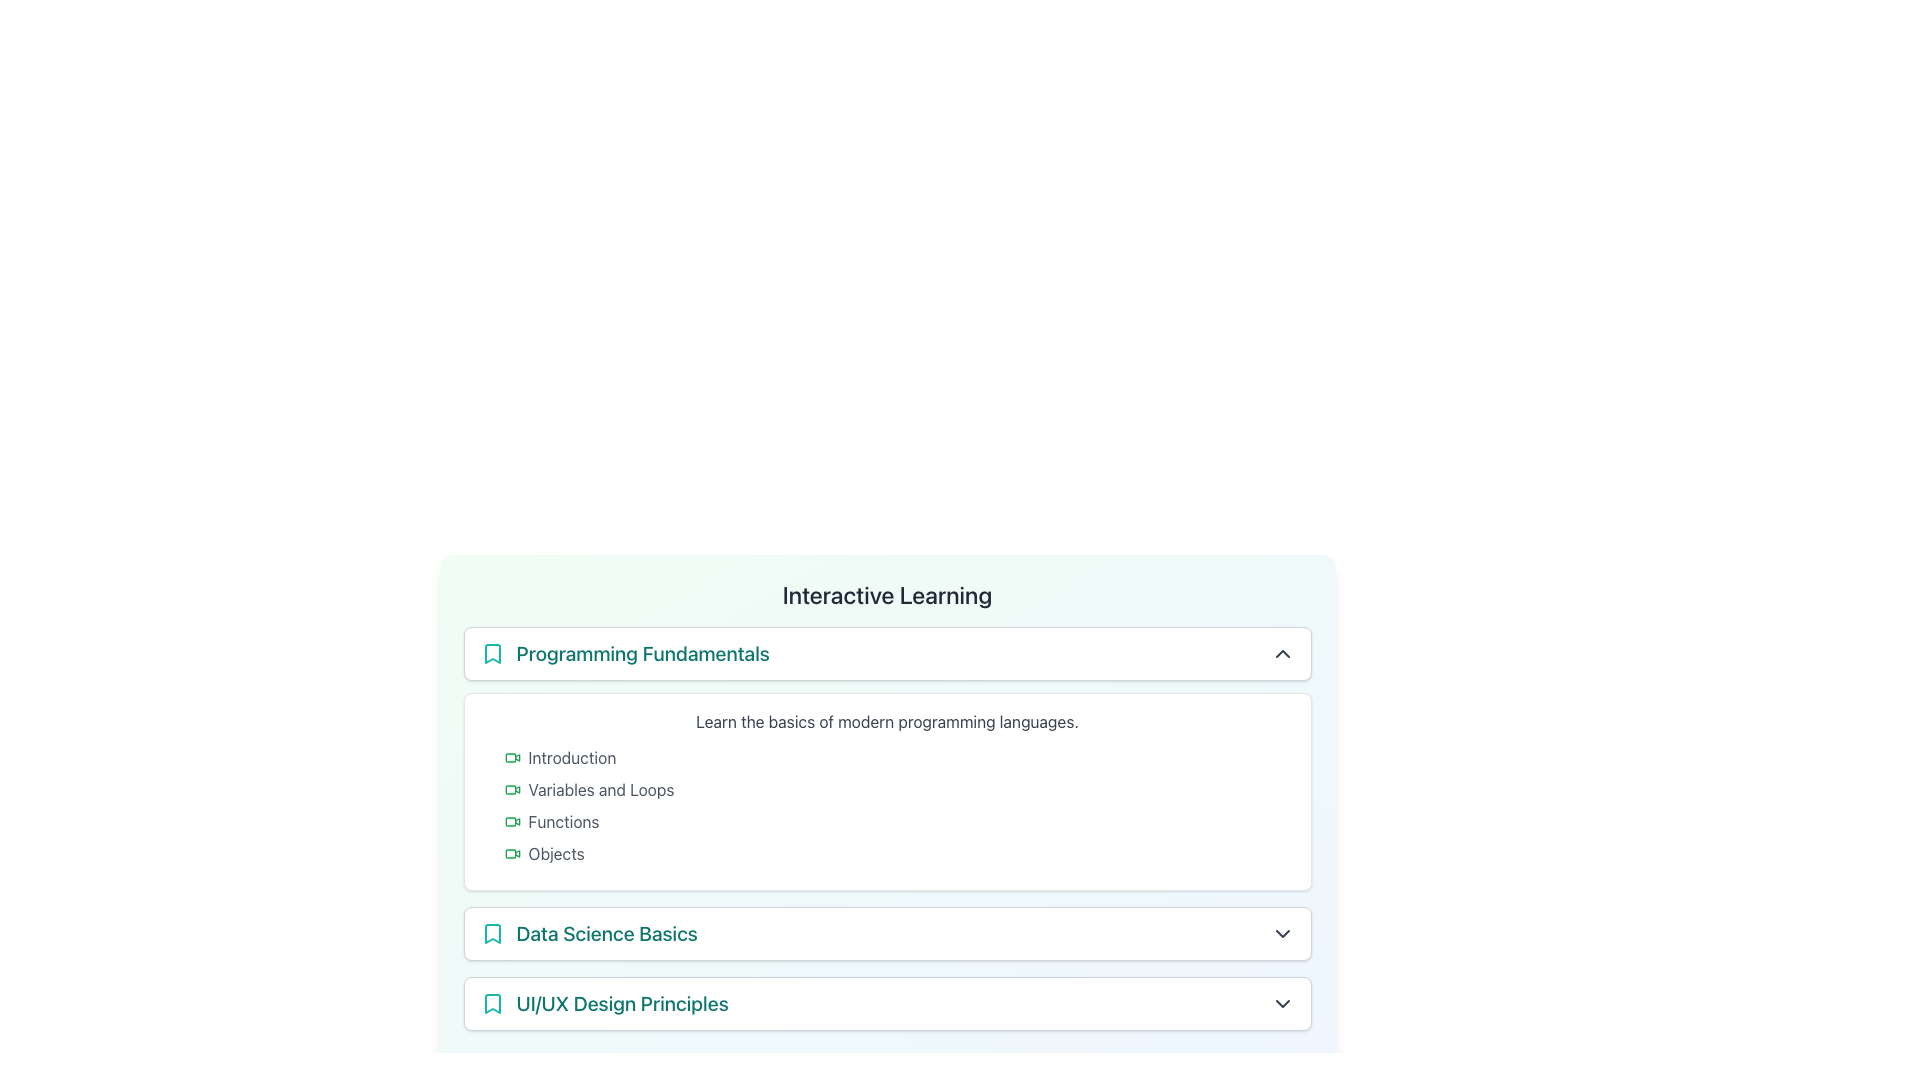 This screenshot has height=1080, width=1920. What do you see at coordinates (563, 821) in the screenshot?
I see `the 'Functions' text label located under the 'Programming Fundamentals' section` at bounding box center [563, 821].